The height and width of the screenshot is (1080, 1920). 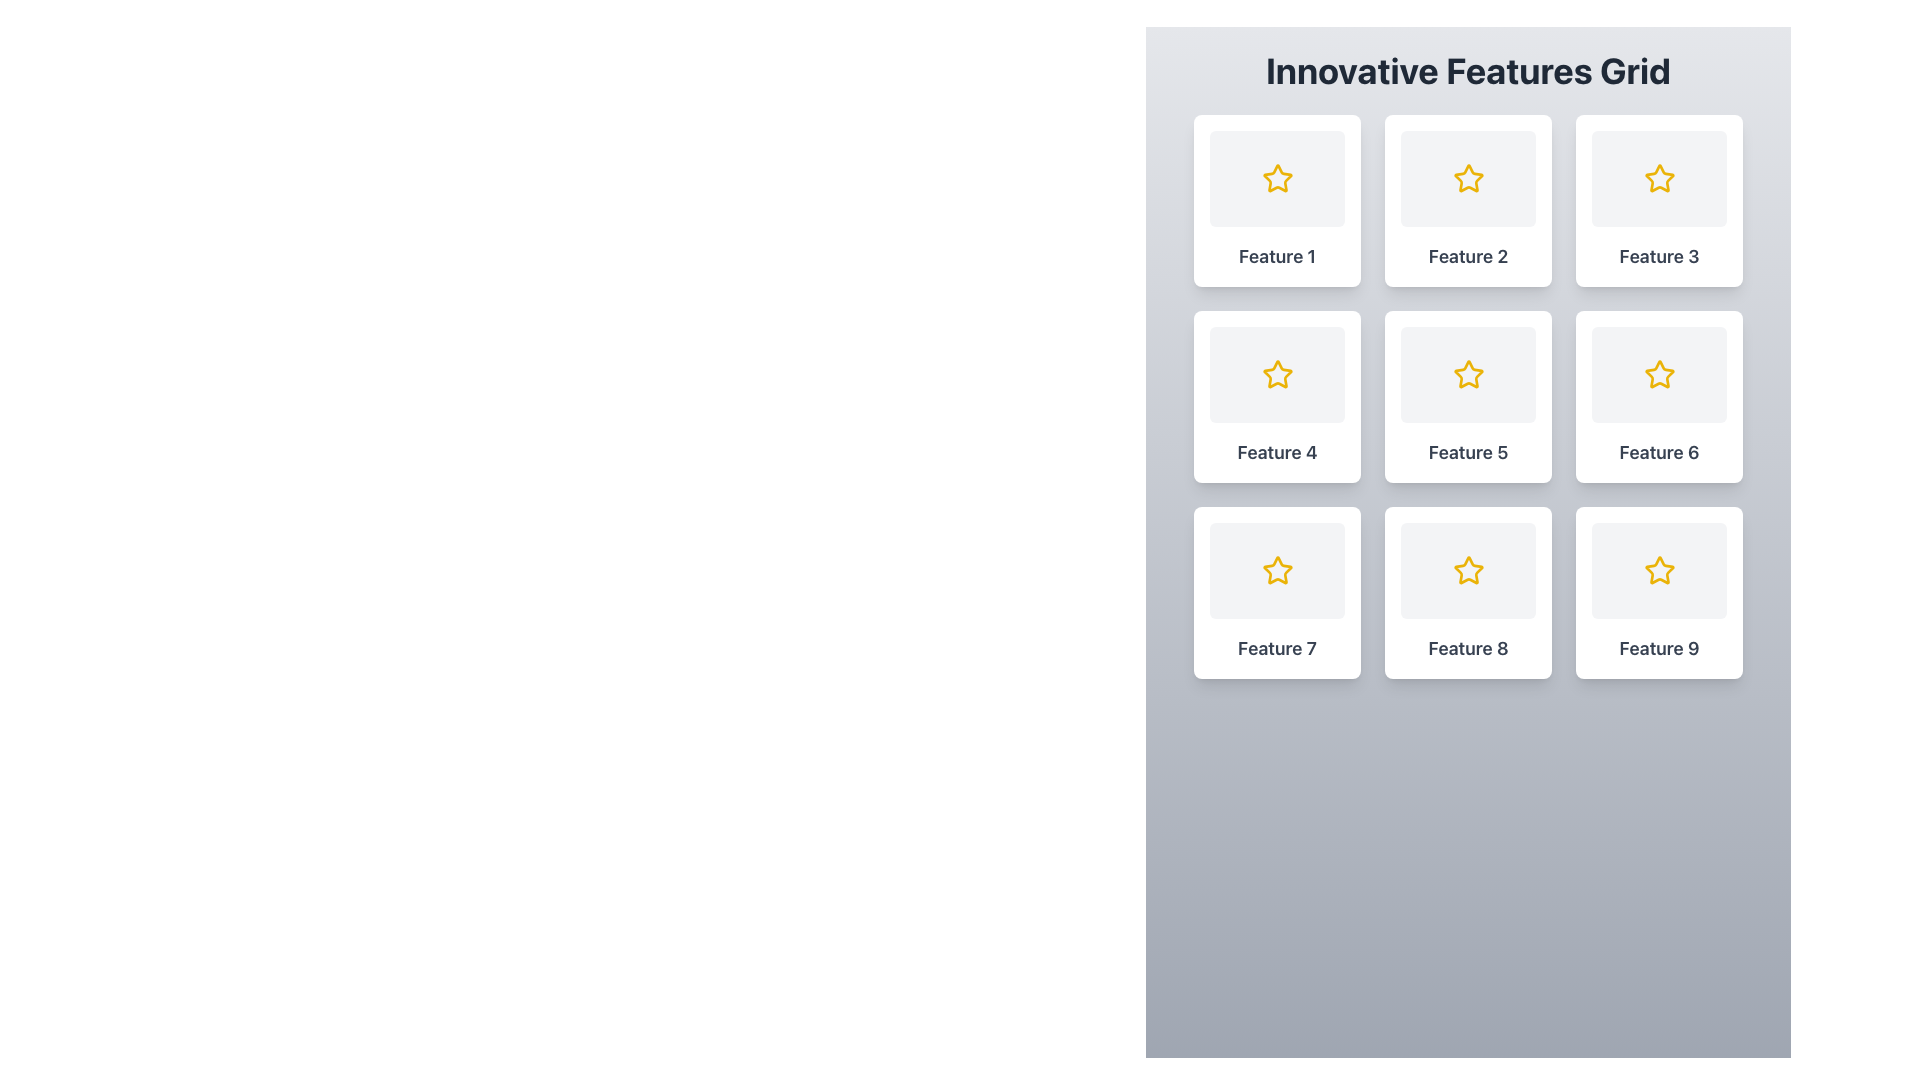 I want to click on text label at the center of the sixth card in the Innovative Features Grid, located in the middle row and third column, so click(x=1659, y=452).